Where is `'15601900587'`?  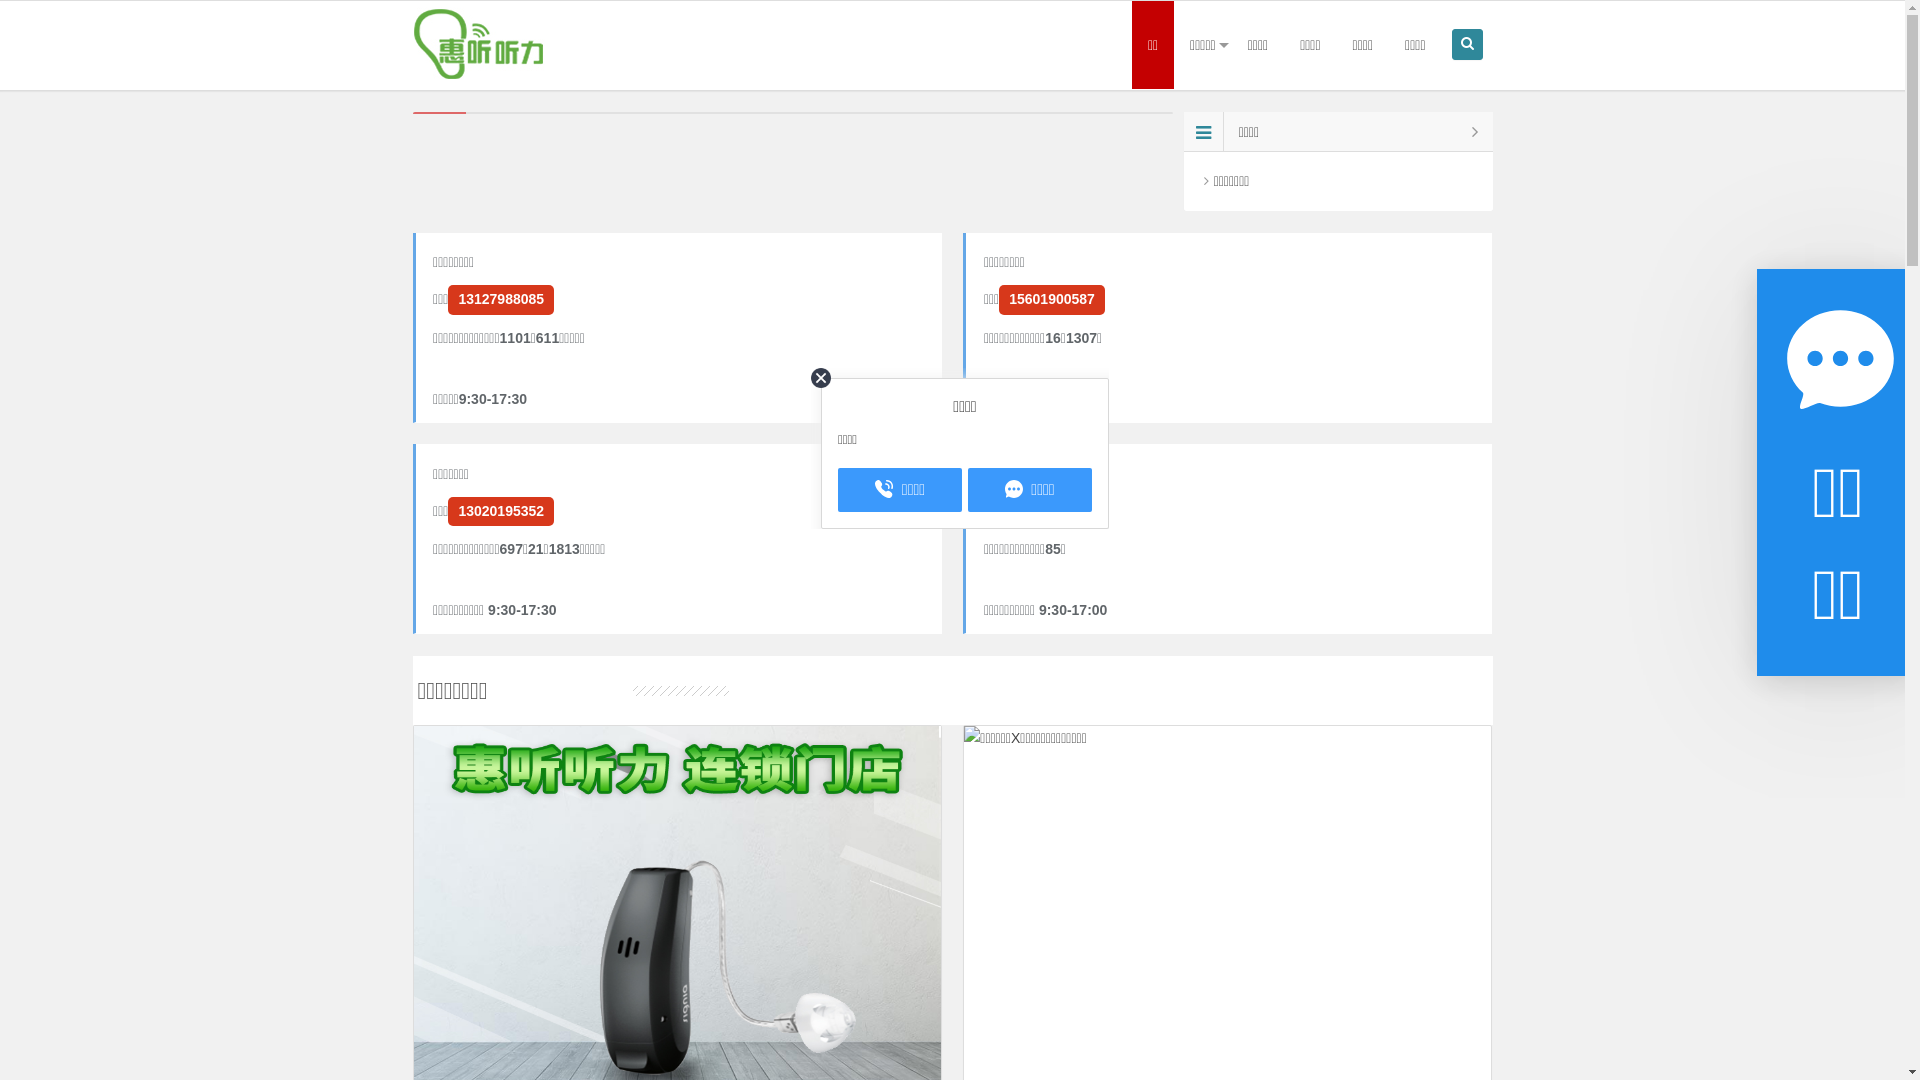 '15601900587' is located at coordinates (1050, 299).